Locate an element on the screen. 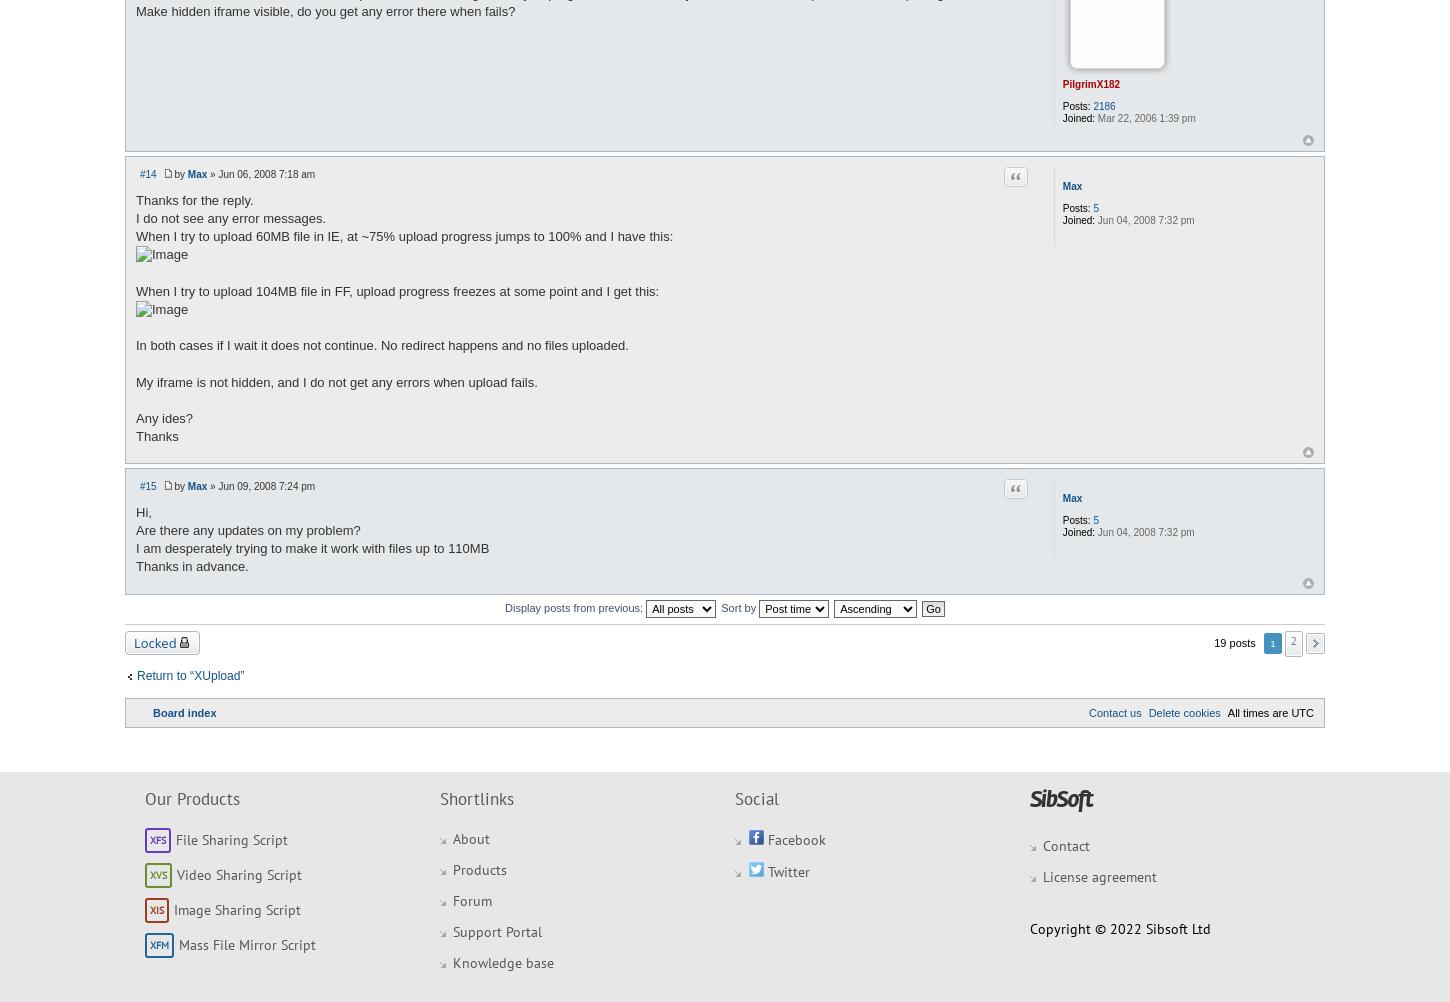  '#14' is located at coordinates (147, 173).